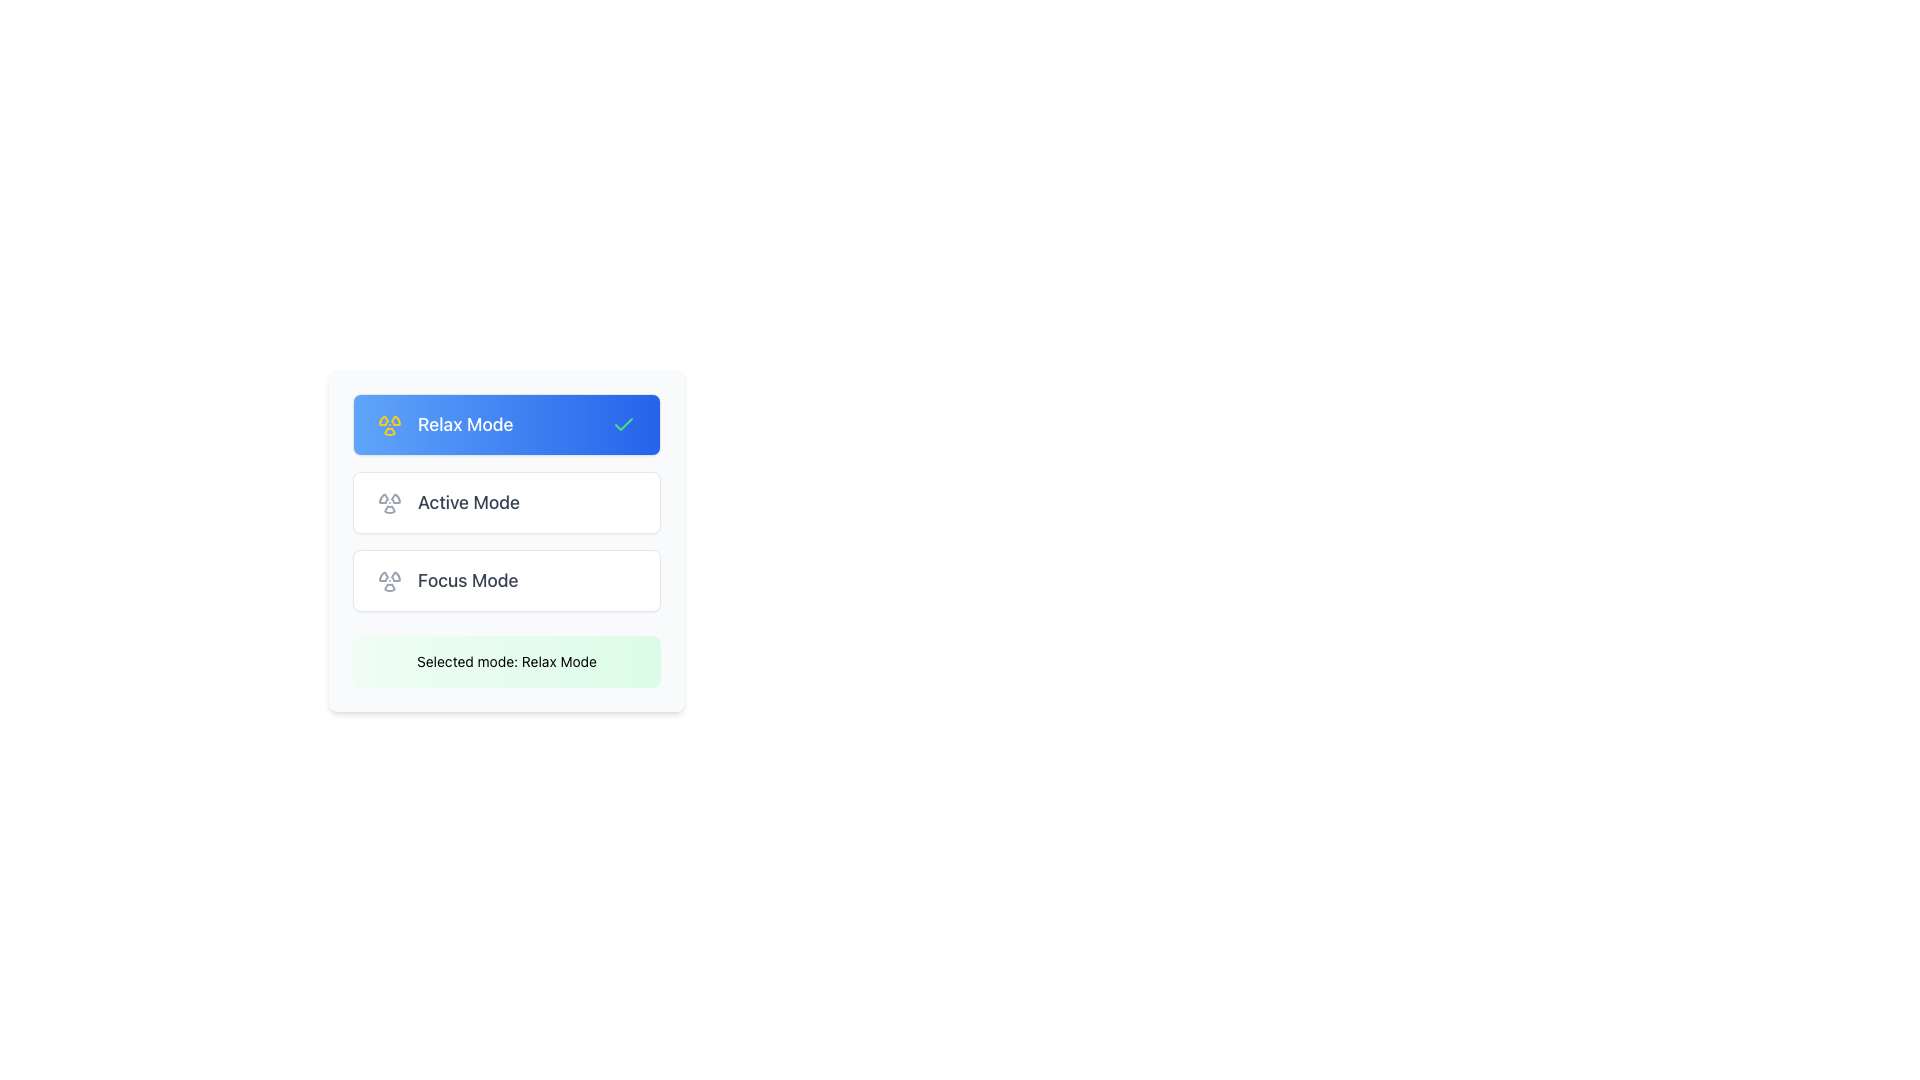 This screenshot has width=1920, height=1080. Describe the element at coordinates (507, 423) in the screenshot. I see `the 'Relax Mode' button, which is the first button in a vertical list of three buttons` at that location.